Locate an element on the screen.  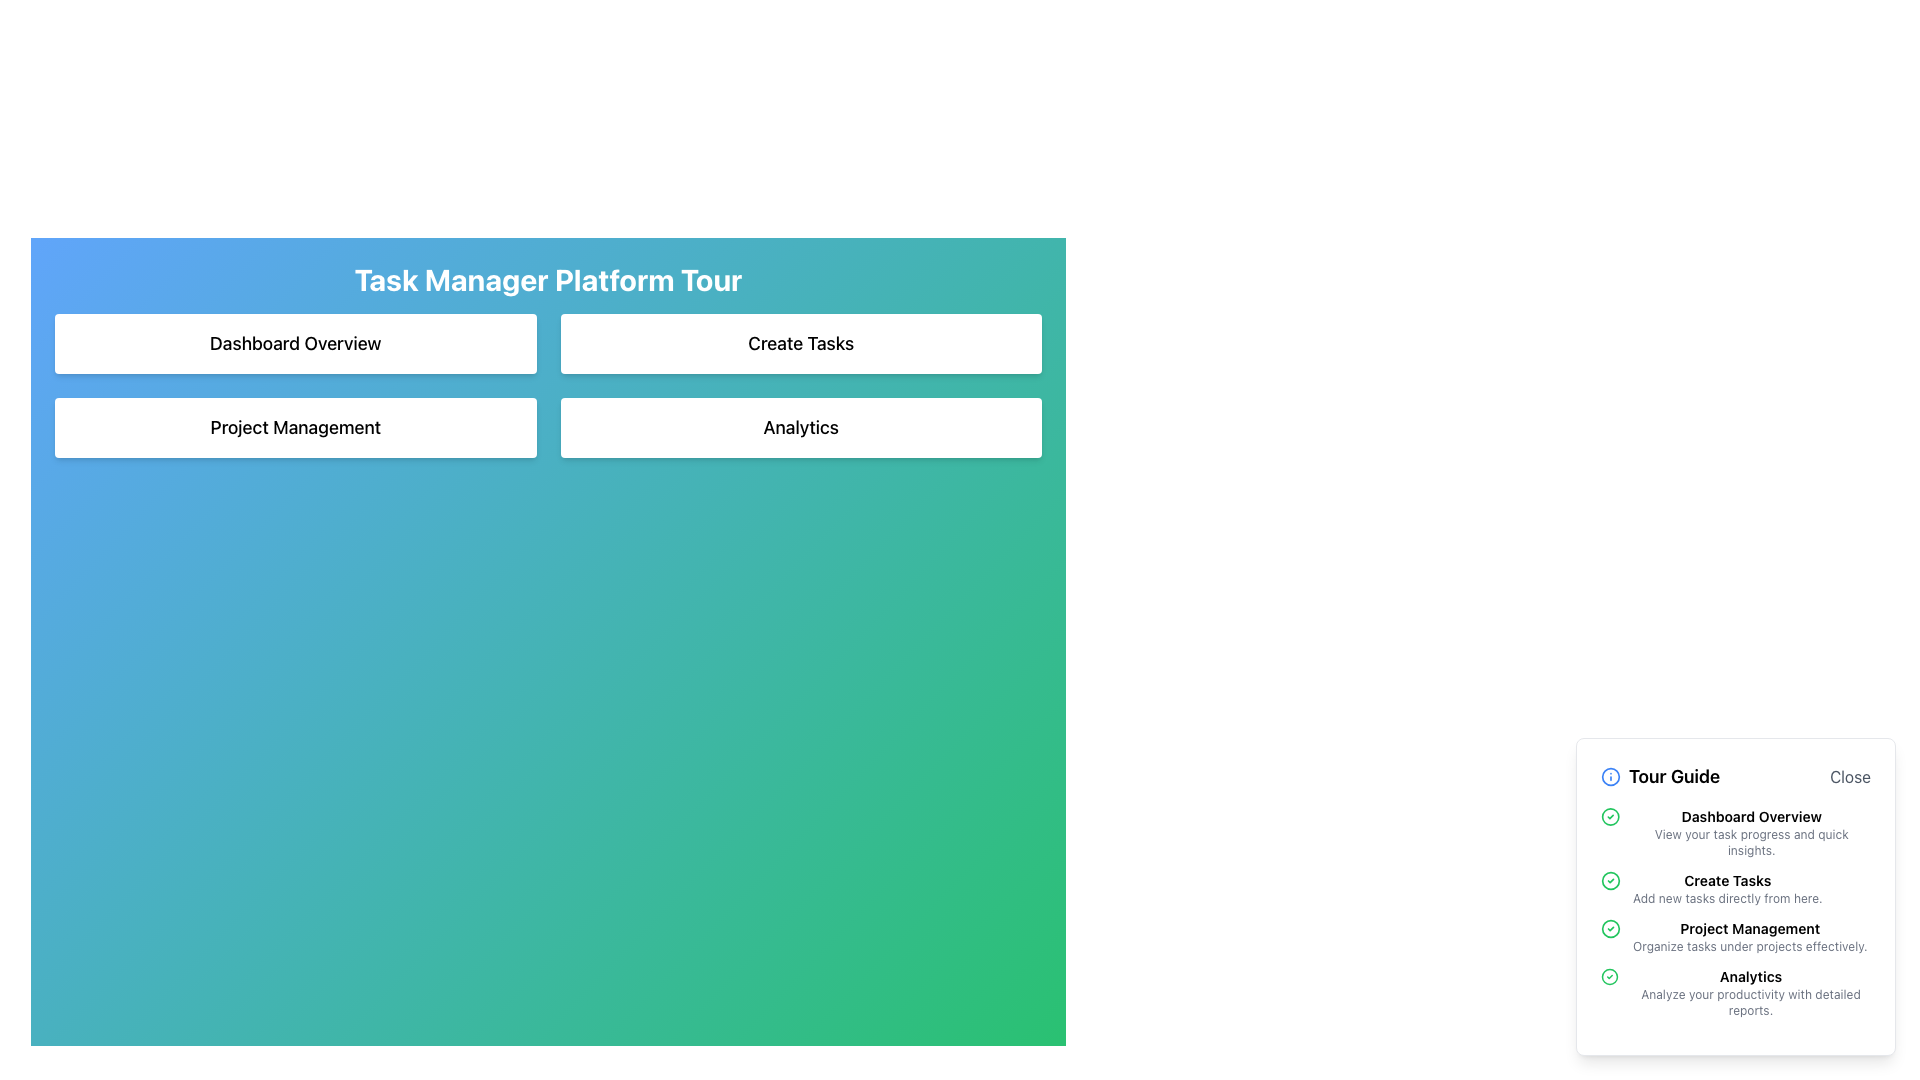
the Panel widget located in the bottom-right area of the interface is located at coordinates (1735, 896).